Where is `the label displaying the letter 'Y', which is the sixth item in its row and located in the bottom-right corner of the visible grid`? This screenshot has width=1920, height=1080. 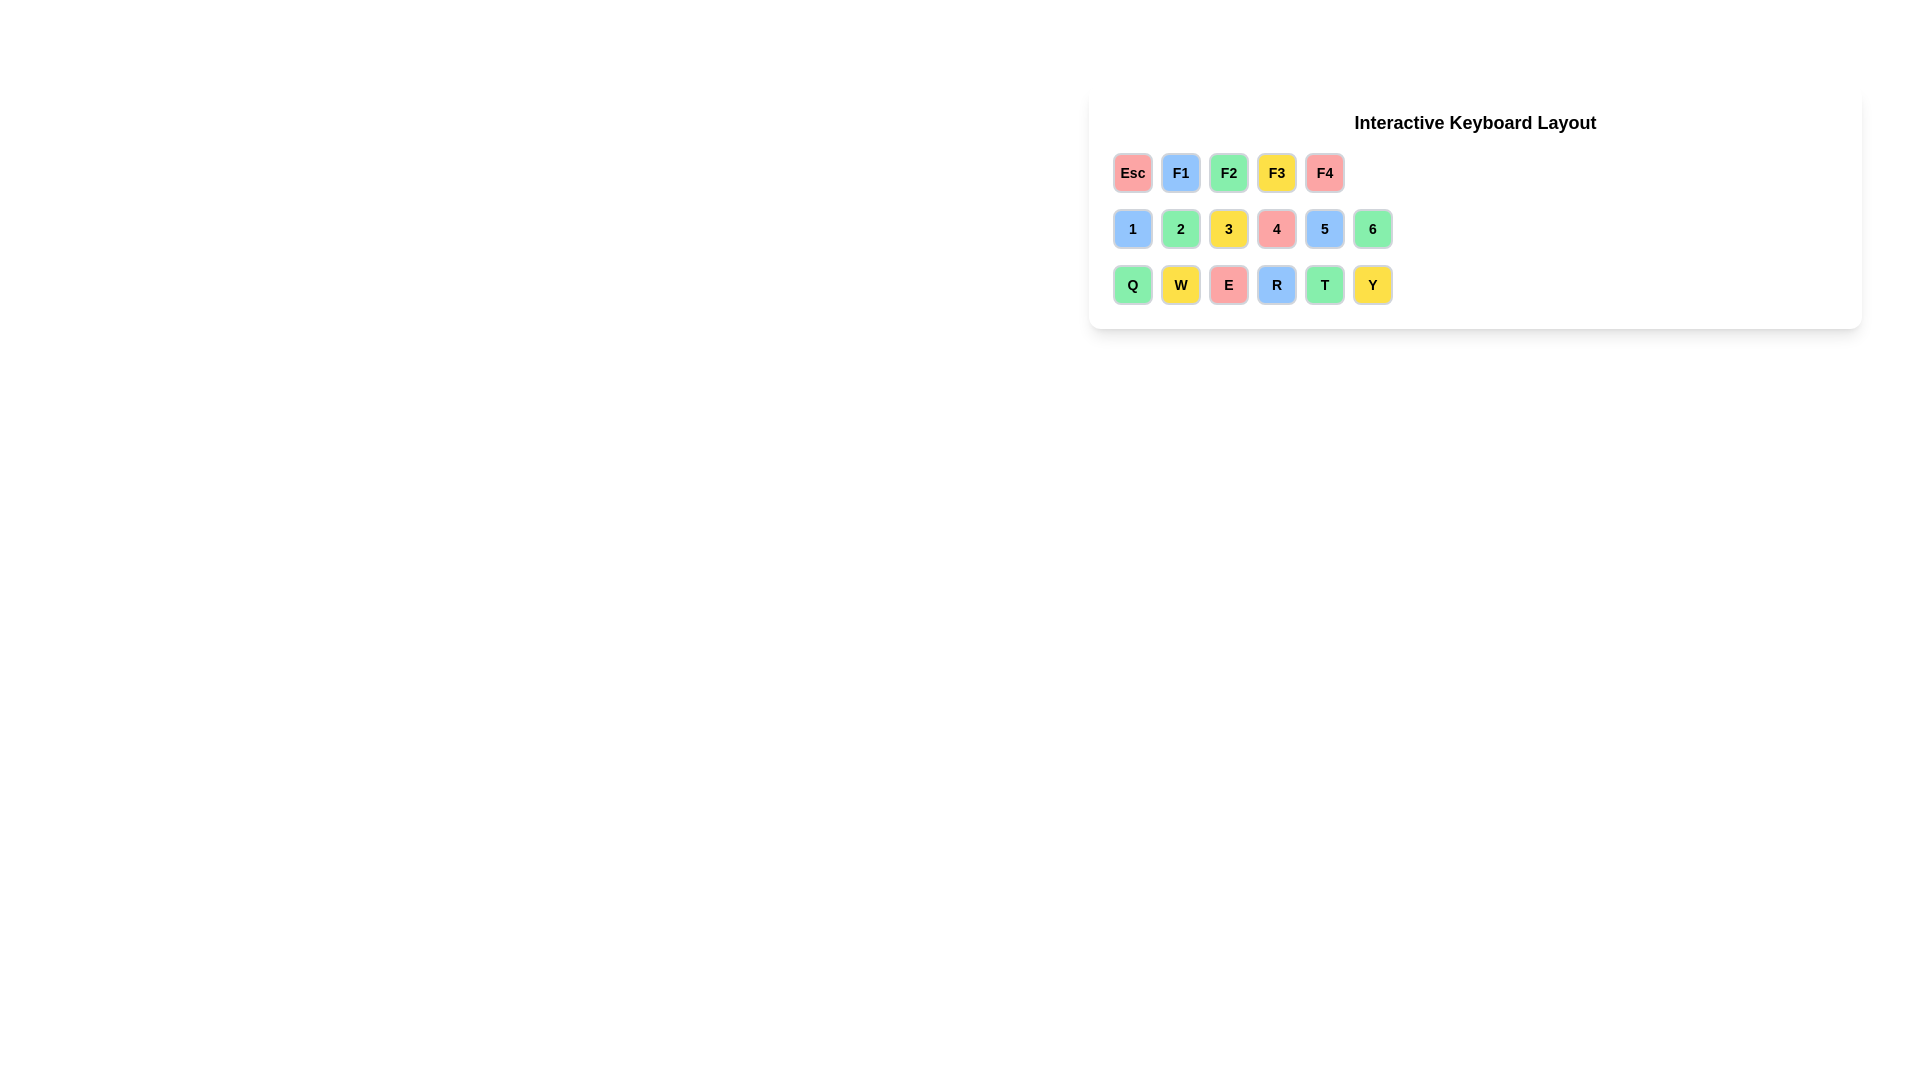 the label displaying the letter 'Y', which is the sixth item in its row and located in the bottom-right corner of the visible grid is located at coordinates (1371, 285).